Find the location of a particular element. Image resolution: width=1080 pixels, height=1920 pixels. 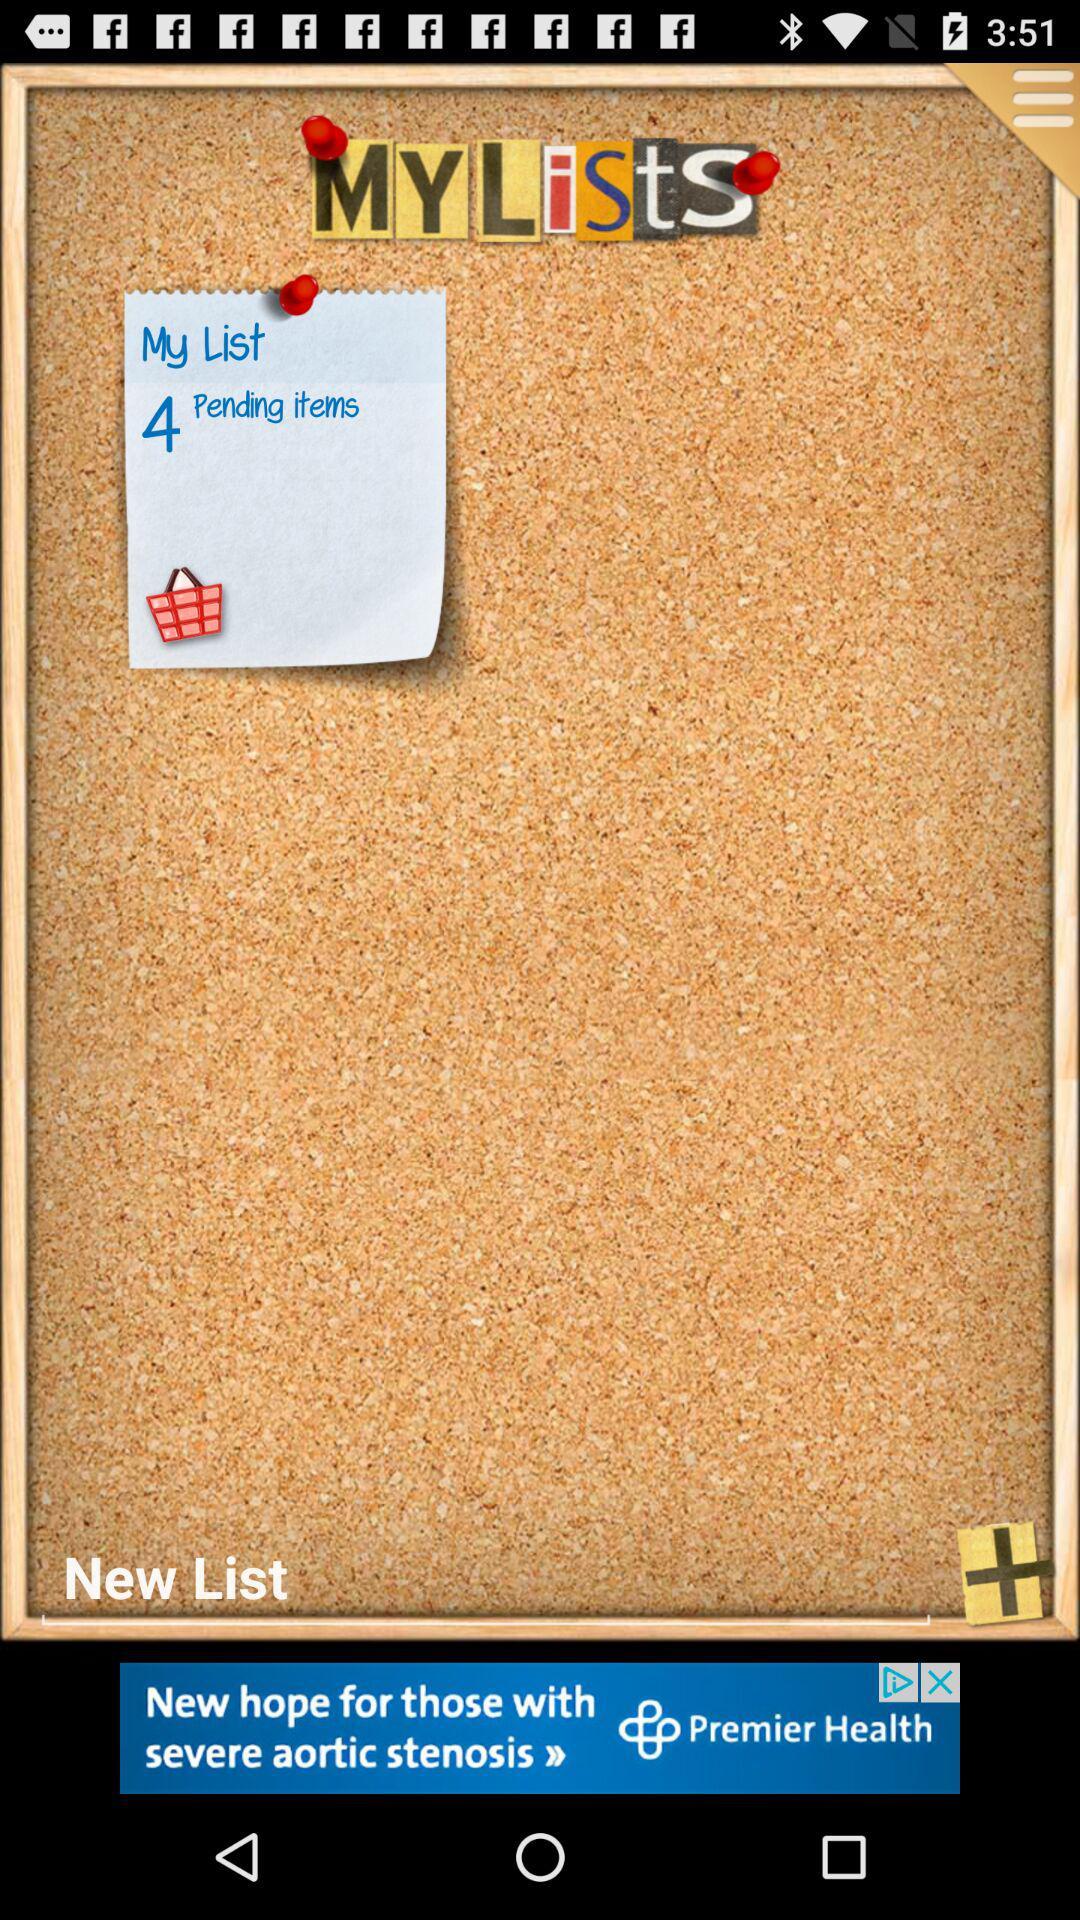

new list is located at coordinates (486, 1576).